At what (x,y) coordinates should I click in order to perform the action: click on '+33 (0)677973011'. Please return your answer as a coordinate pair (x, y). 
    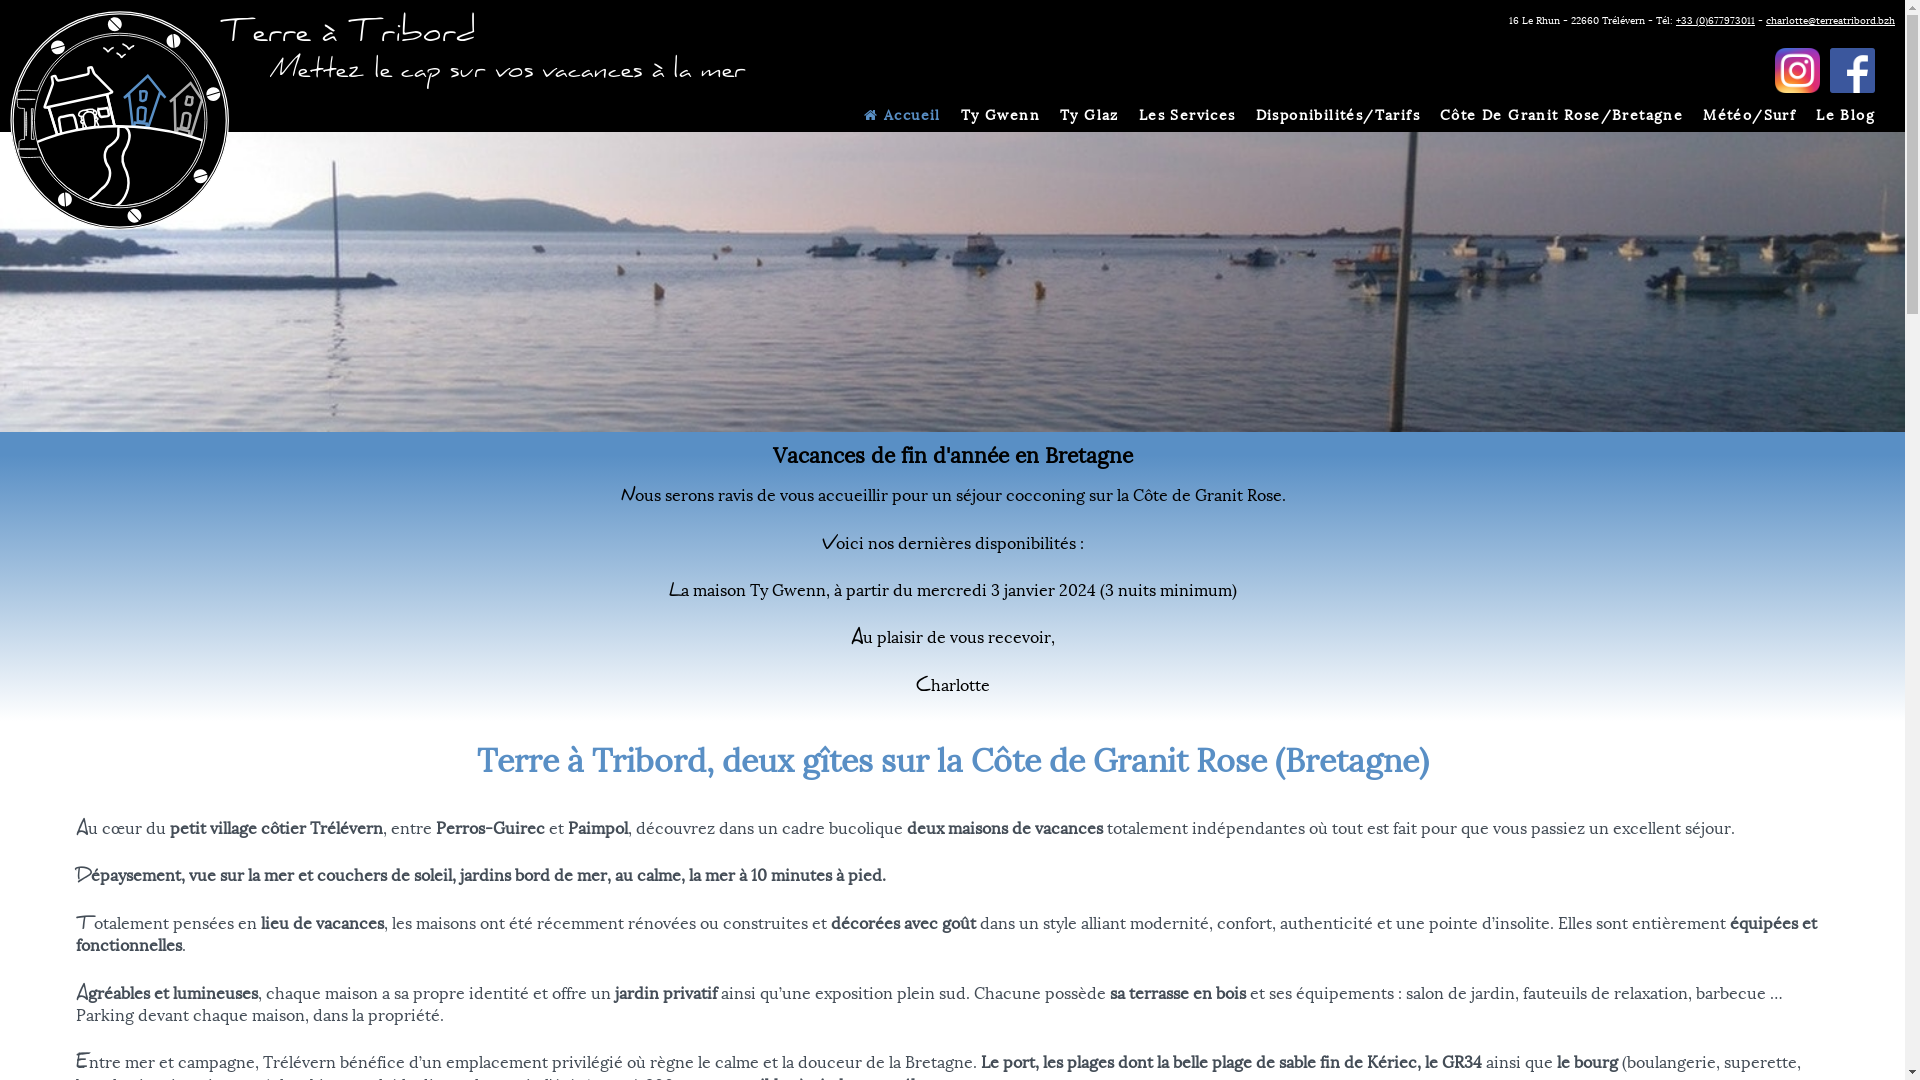
    Looking at the image, I should click on (1714, 20).